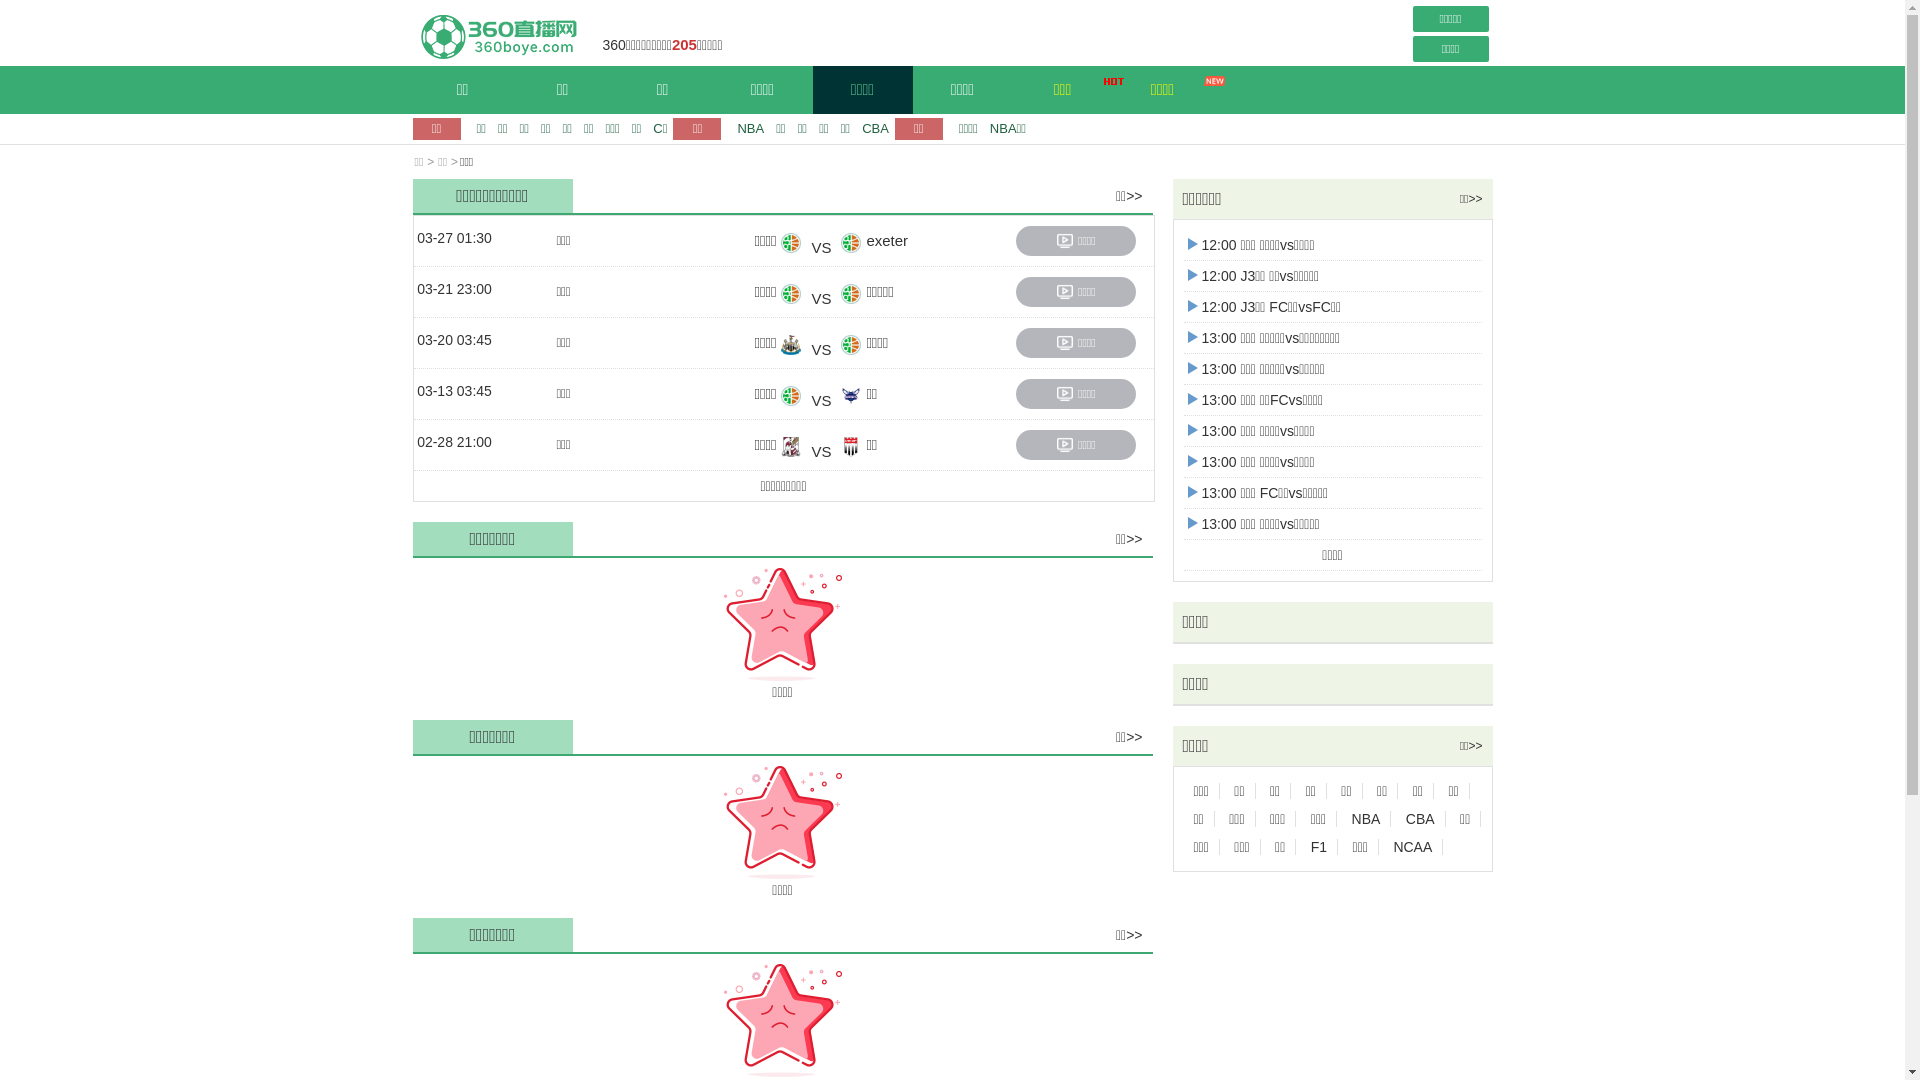 The width and height of the screenshot is (1920, 1080). What do you see at coordinates (1366, 818) in the screenshot?
I see `'NBA'` at bounding box center [1366, 818].